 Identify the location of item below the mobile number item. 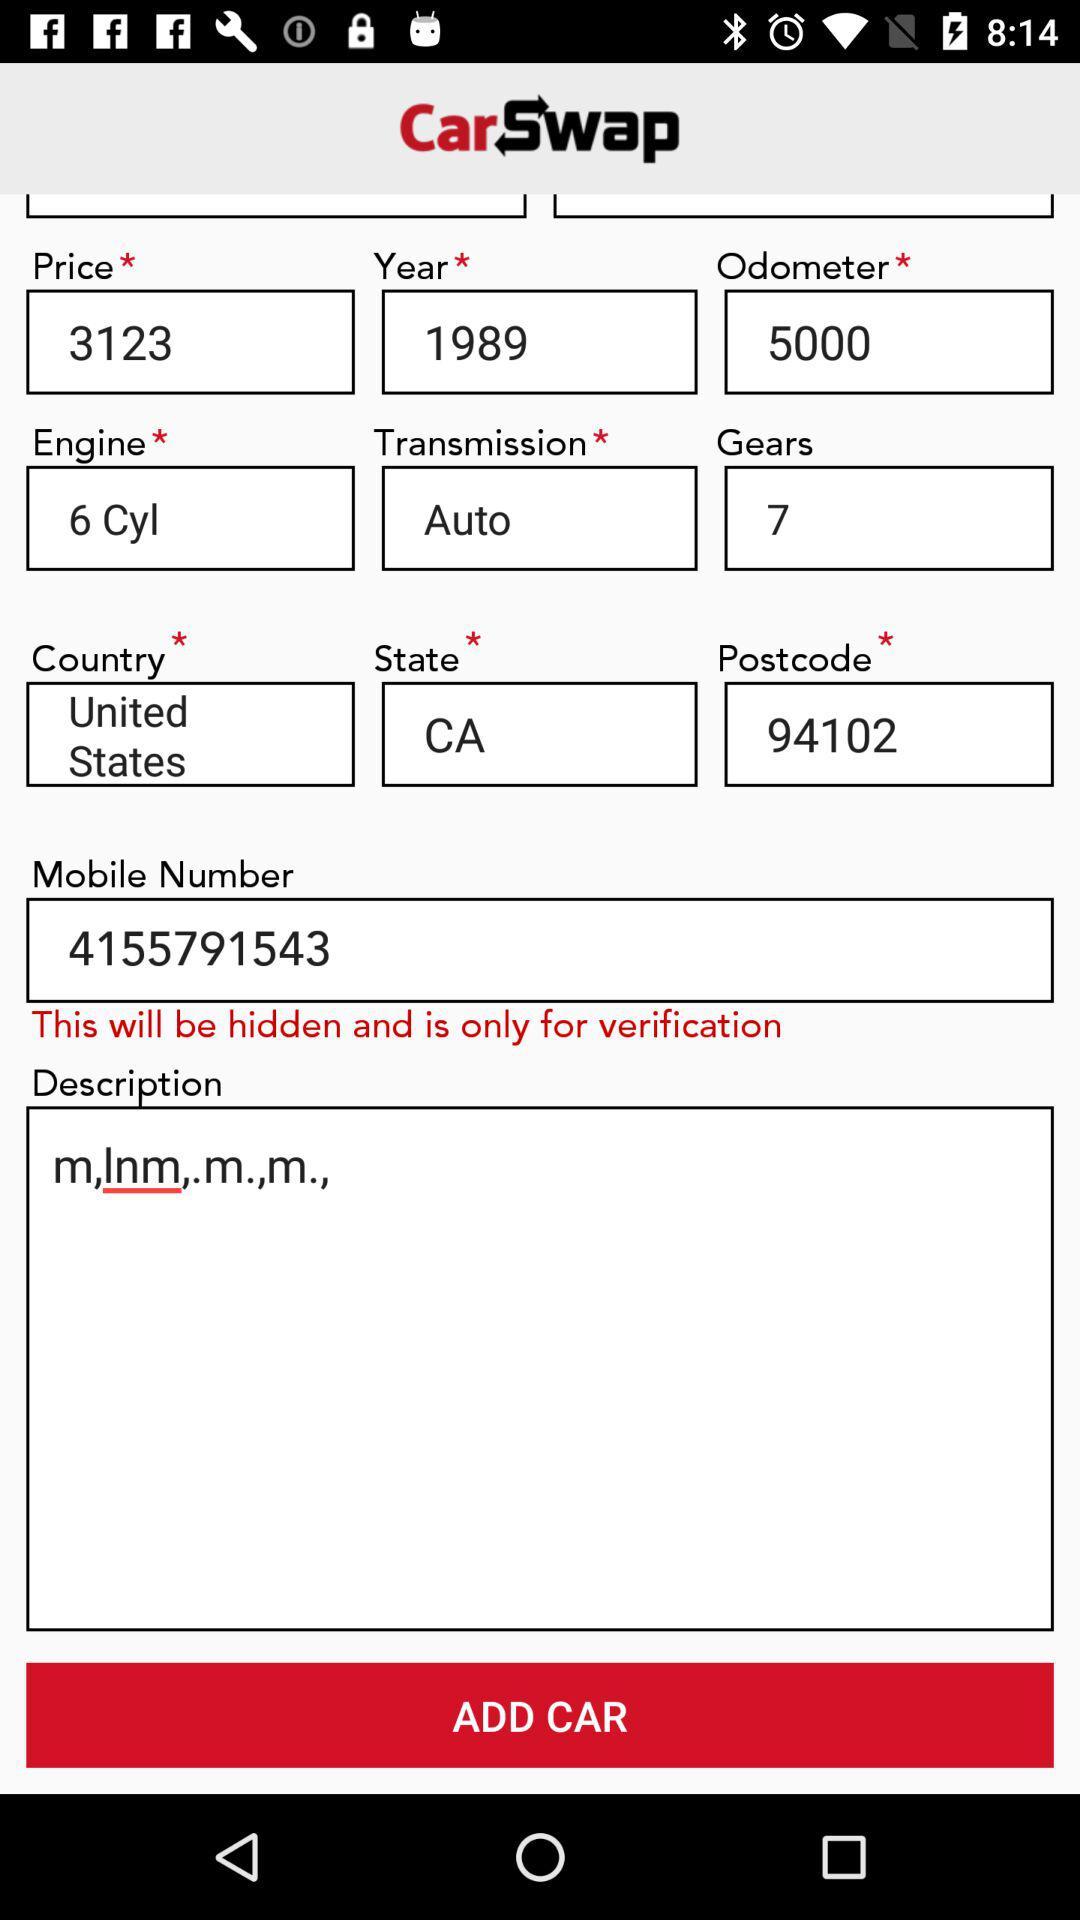
(540, 949).